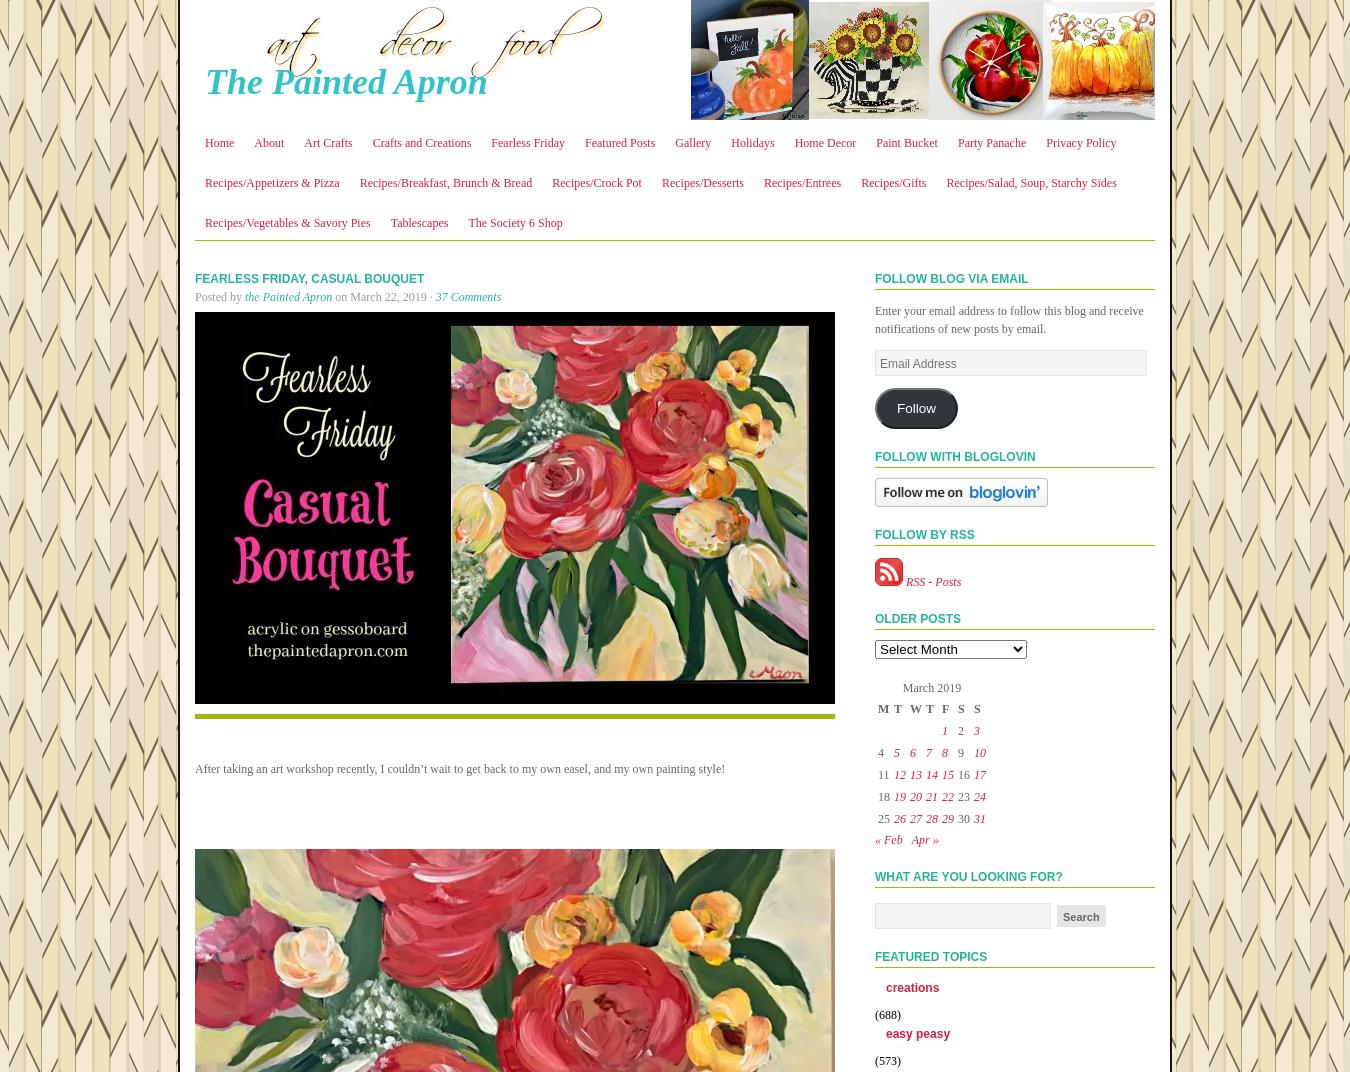  What do you see at coordinates (941, 774) in the screenshot?
I see `'15'` at bounding box center [941, 774].